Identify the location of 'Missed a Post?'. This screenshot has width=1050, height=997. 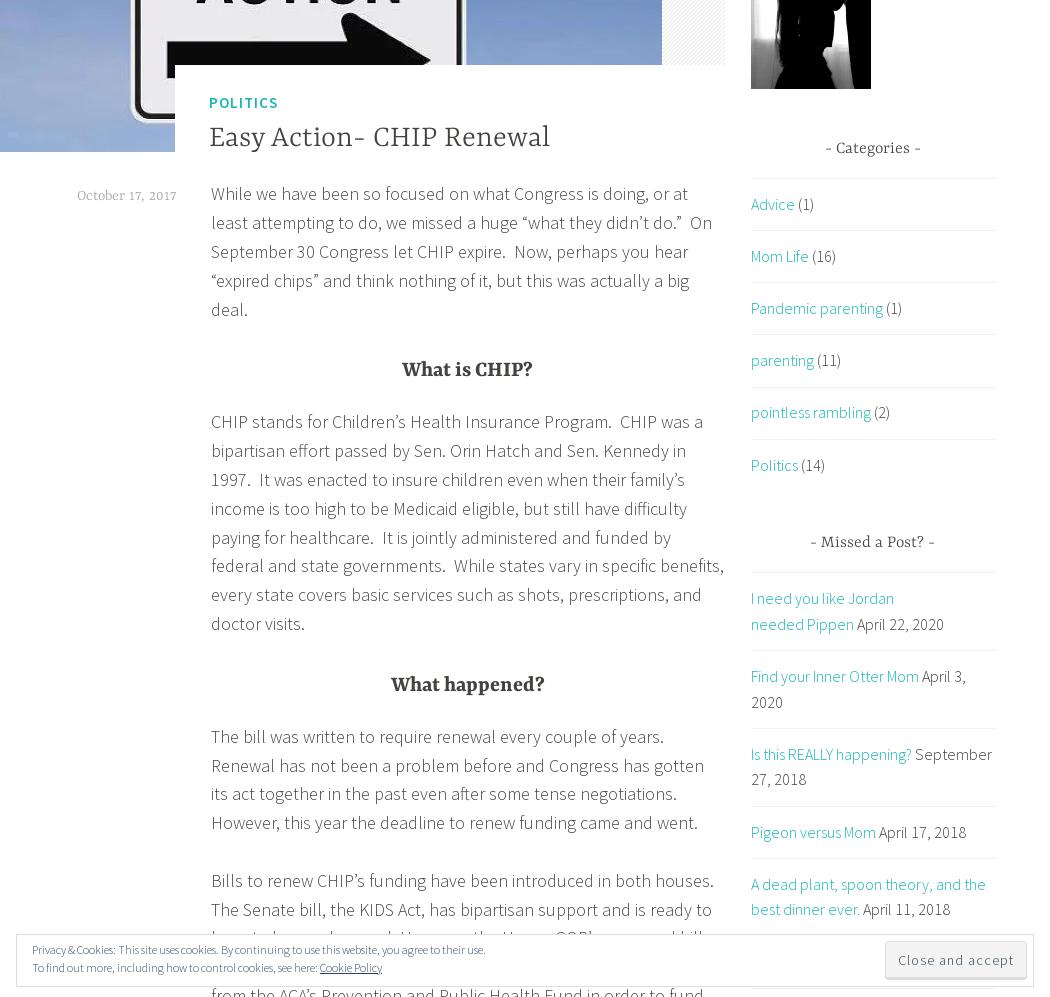
(871, 541).